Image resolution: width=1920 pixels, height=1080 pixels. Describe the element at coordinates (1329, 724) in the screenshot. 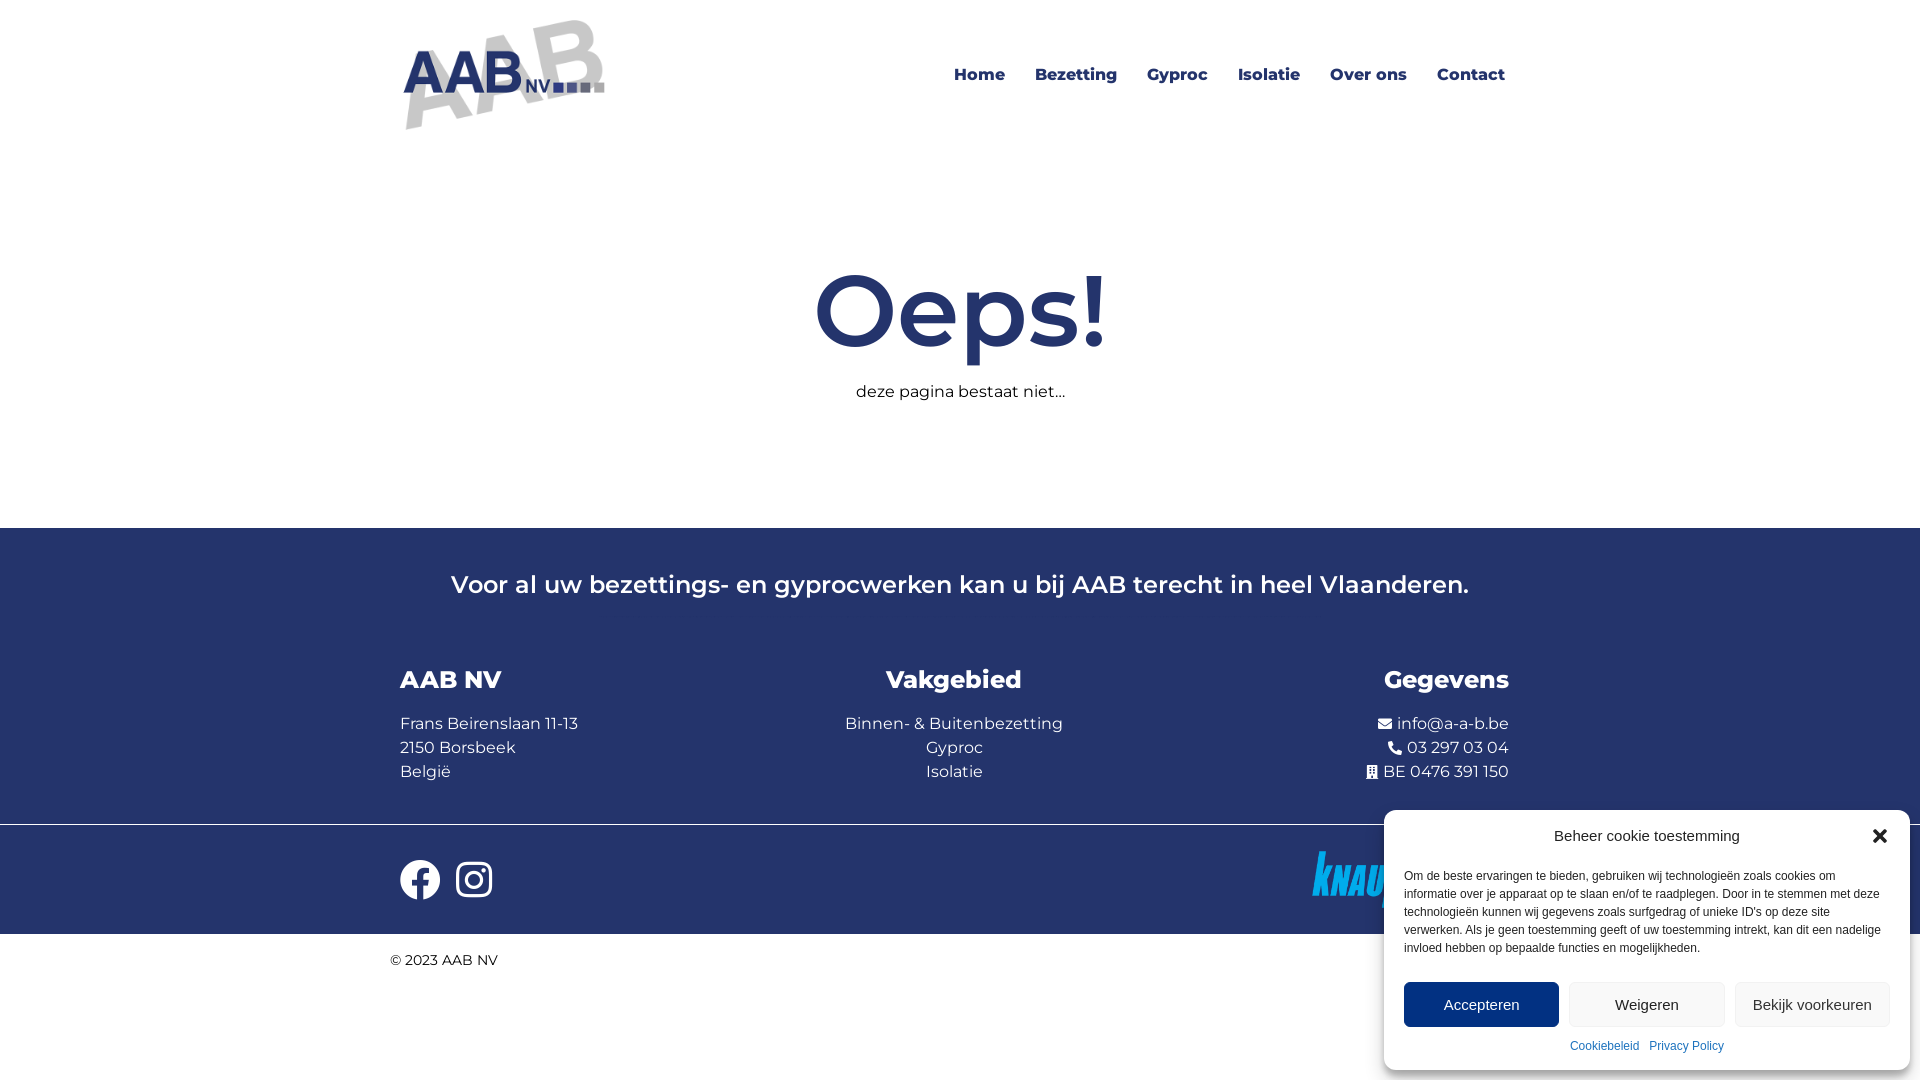

I see `'info@a-a-b.be'` at that location.